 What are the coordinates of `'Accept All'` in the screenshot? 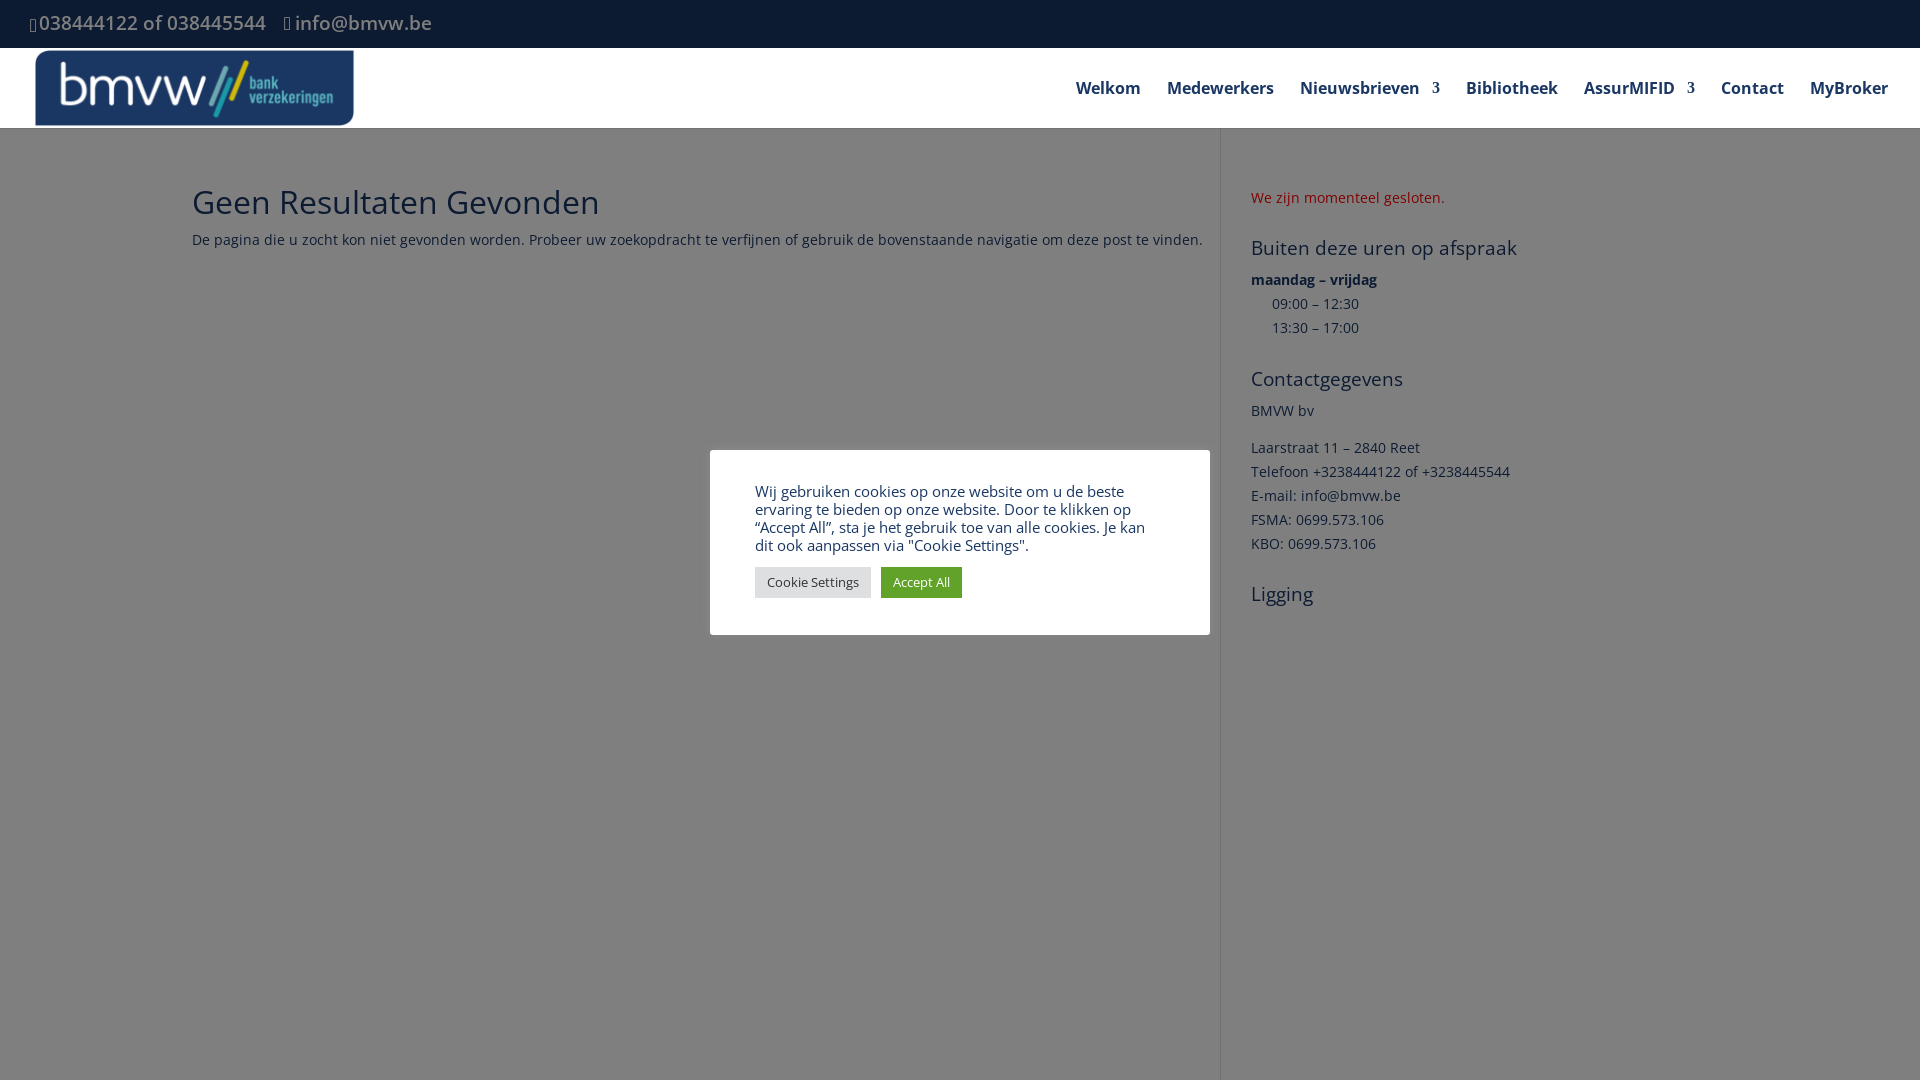 It's located at (880, 581).